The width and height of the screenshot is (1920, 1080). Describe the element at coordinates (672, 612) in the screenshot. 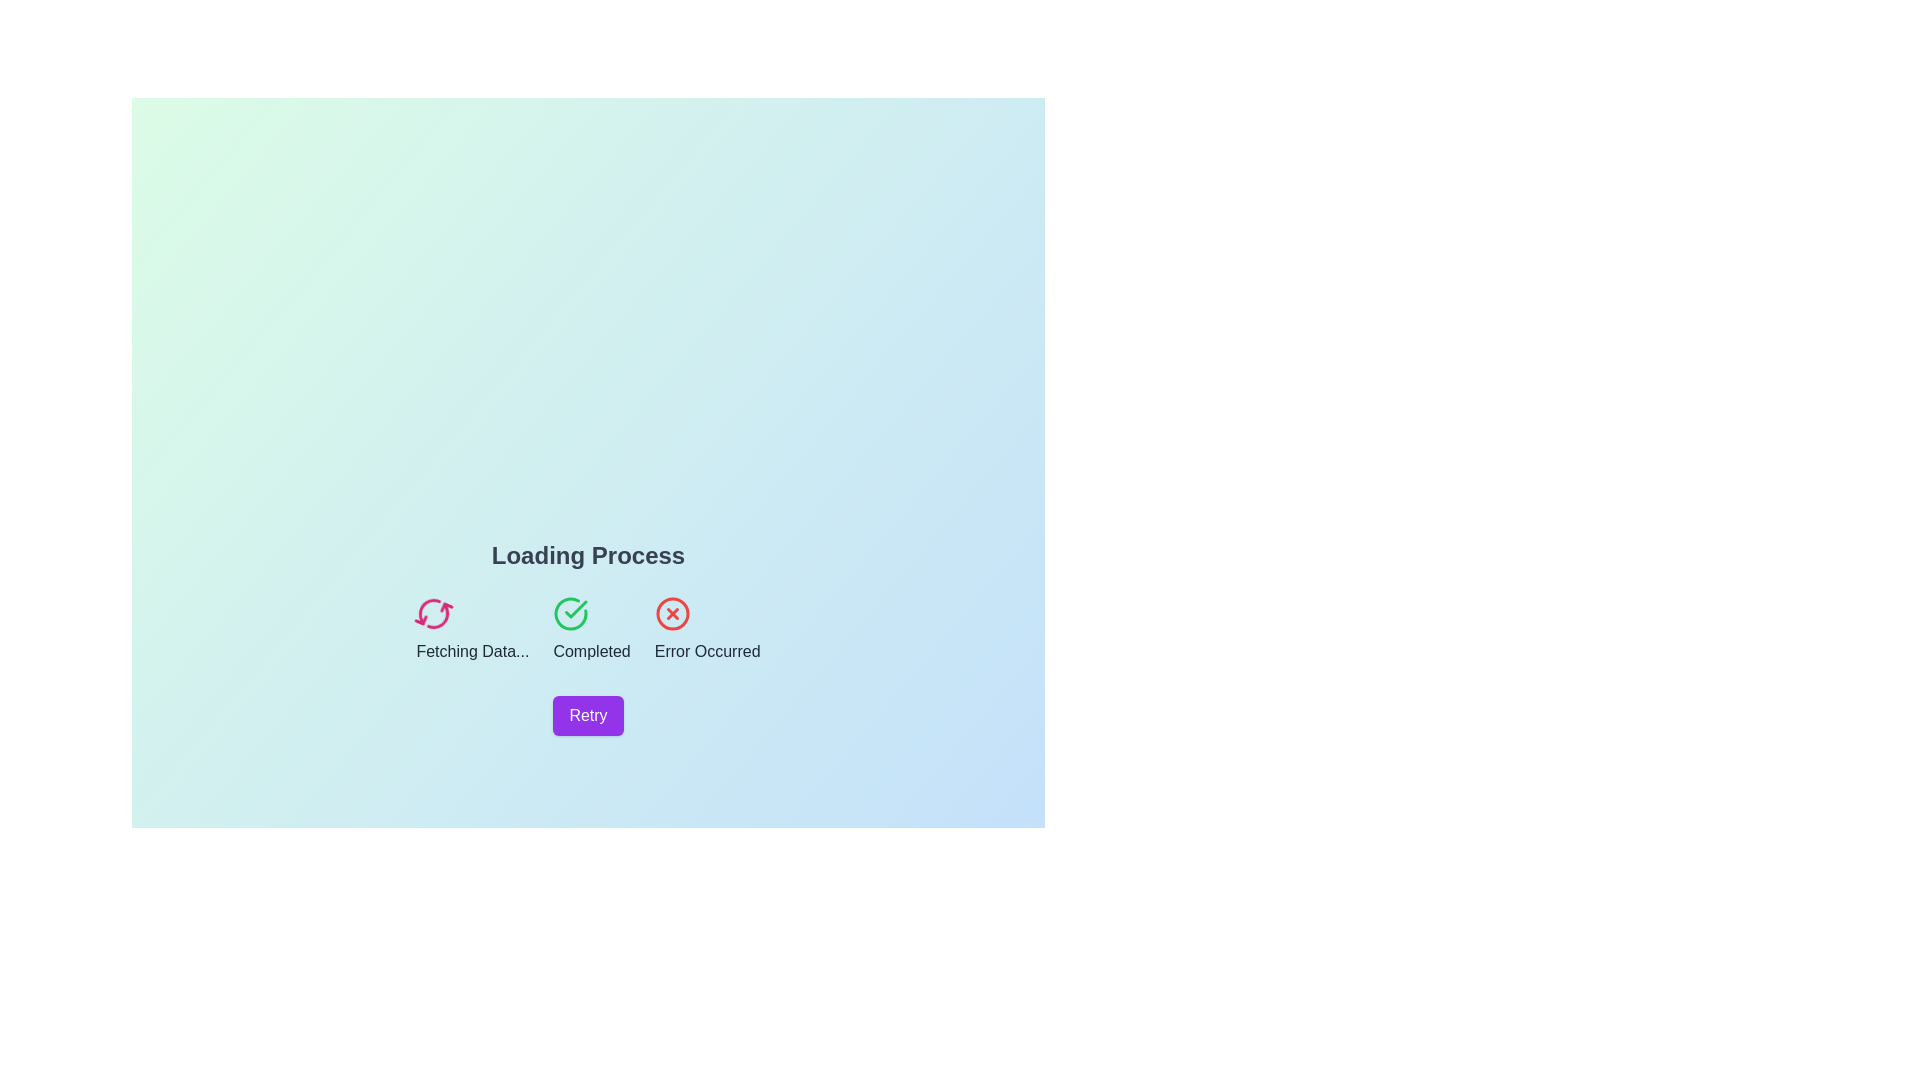

I see `the error indicator icon, which is the third icon in a sequence of three, located above the 'Retry' button, to understand the current error state` at that location.